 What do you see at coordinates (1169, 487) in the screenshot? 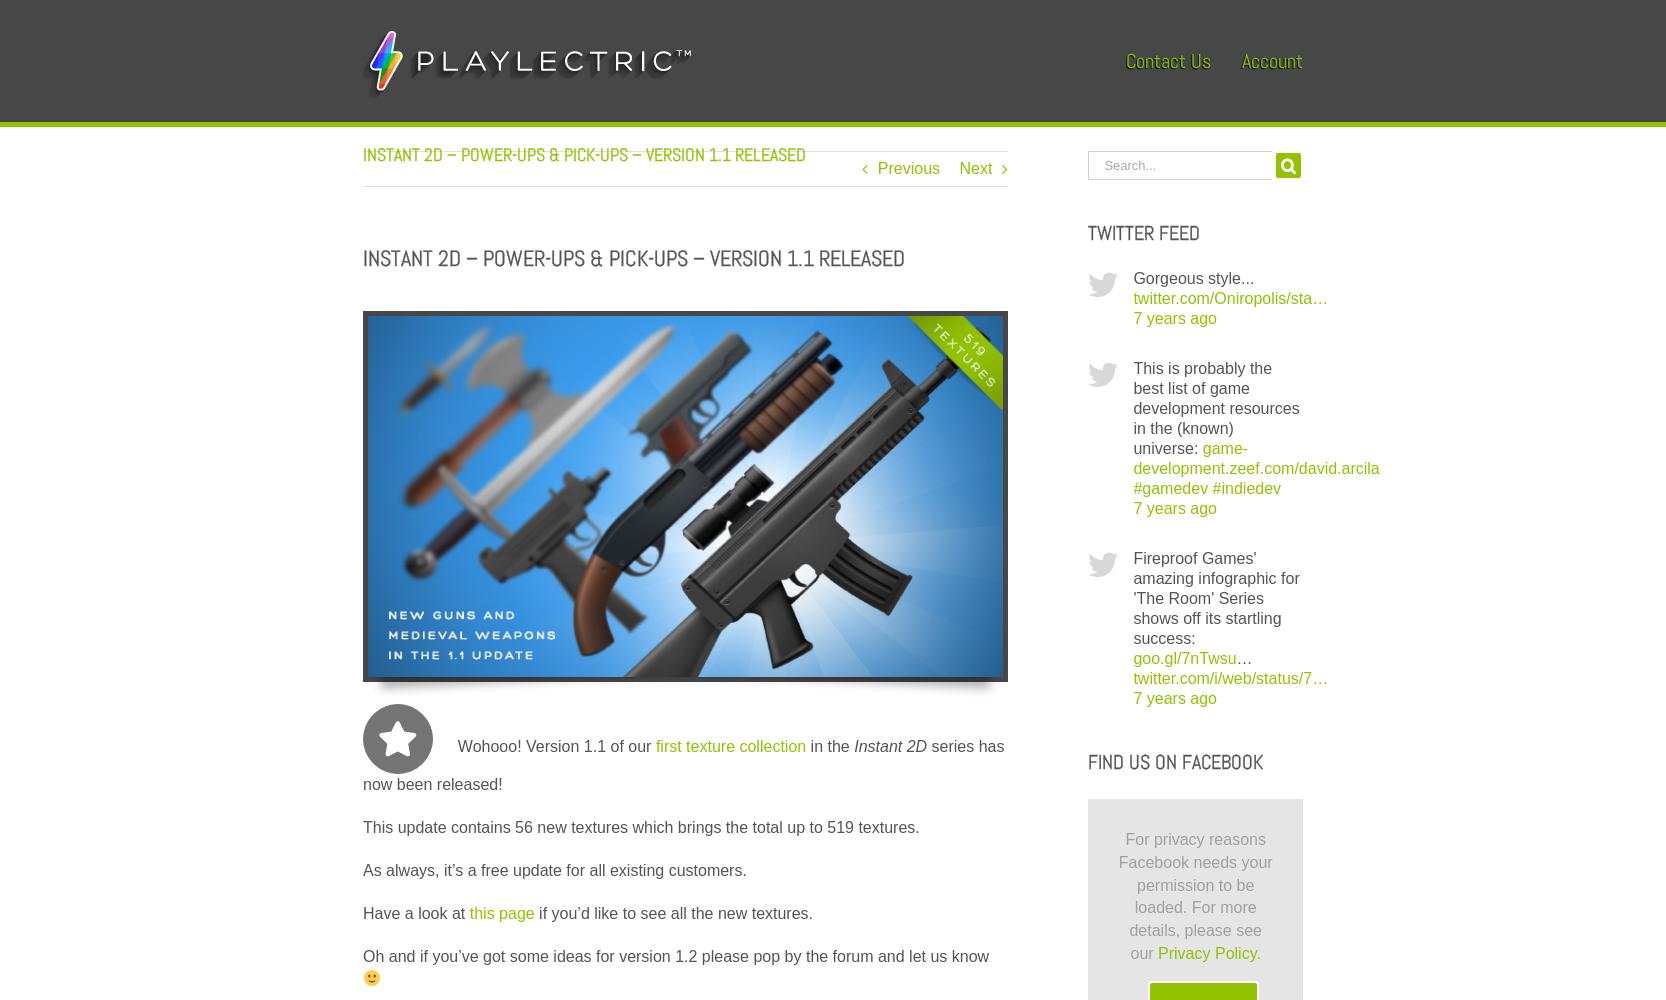
I see `'#gamedev'` at bounding box center [1169, 487].